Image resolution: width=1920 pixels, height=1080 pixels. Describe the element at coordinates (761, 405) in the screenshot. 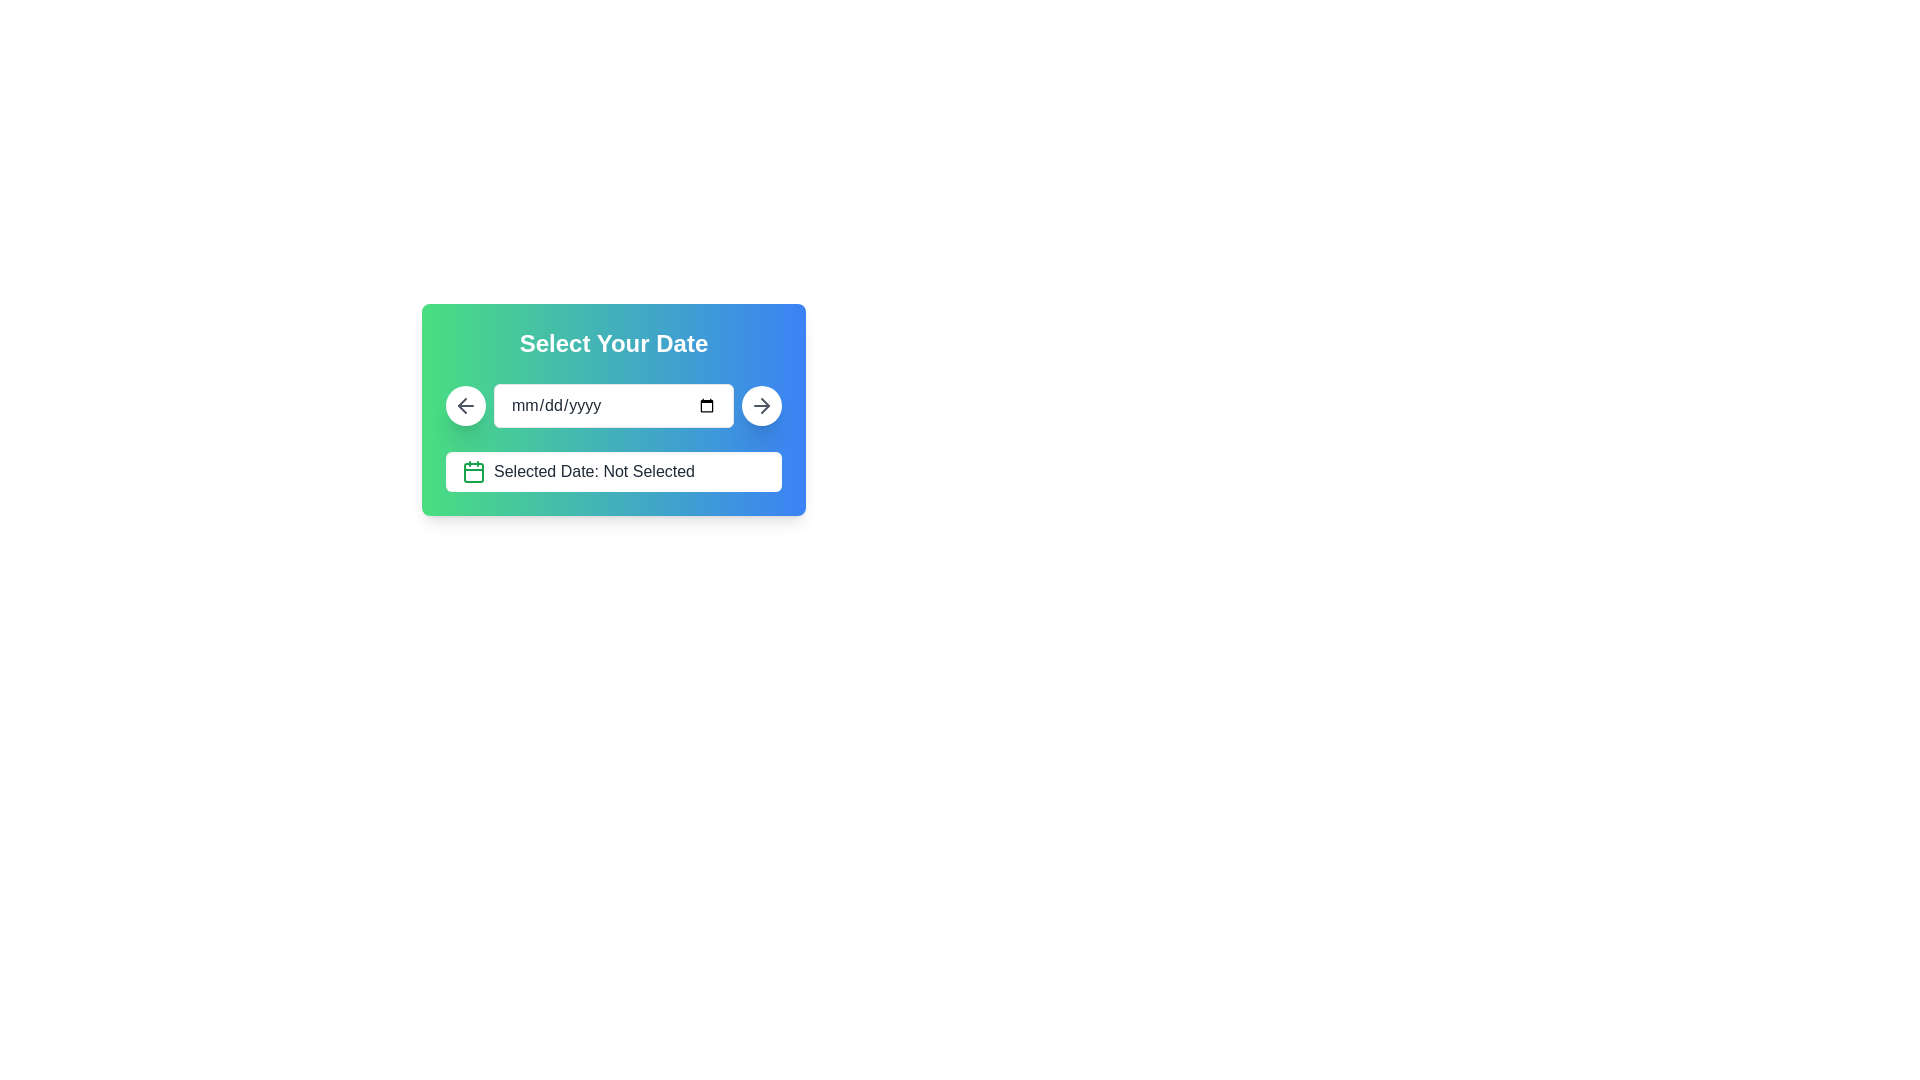

I see `the arrow icon within the circular button located in the top-right corner of the date selection panel` at that location.